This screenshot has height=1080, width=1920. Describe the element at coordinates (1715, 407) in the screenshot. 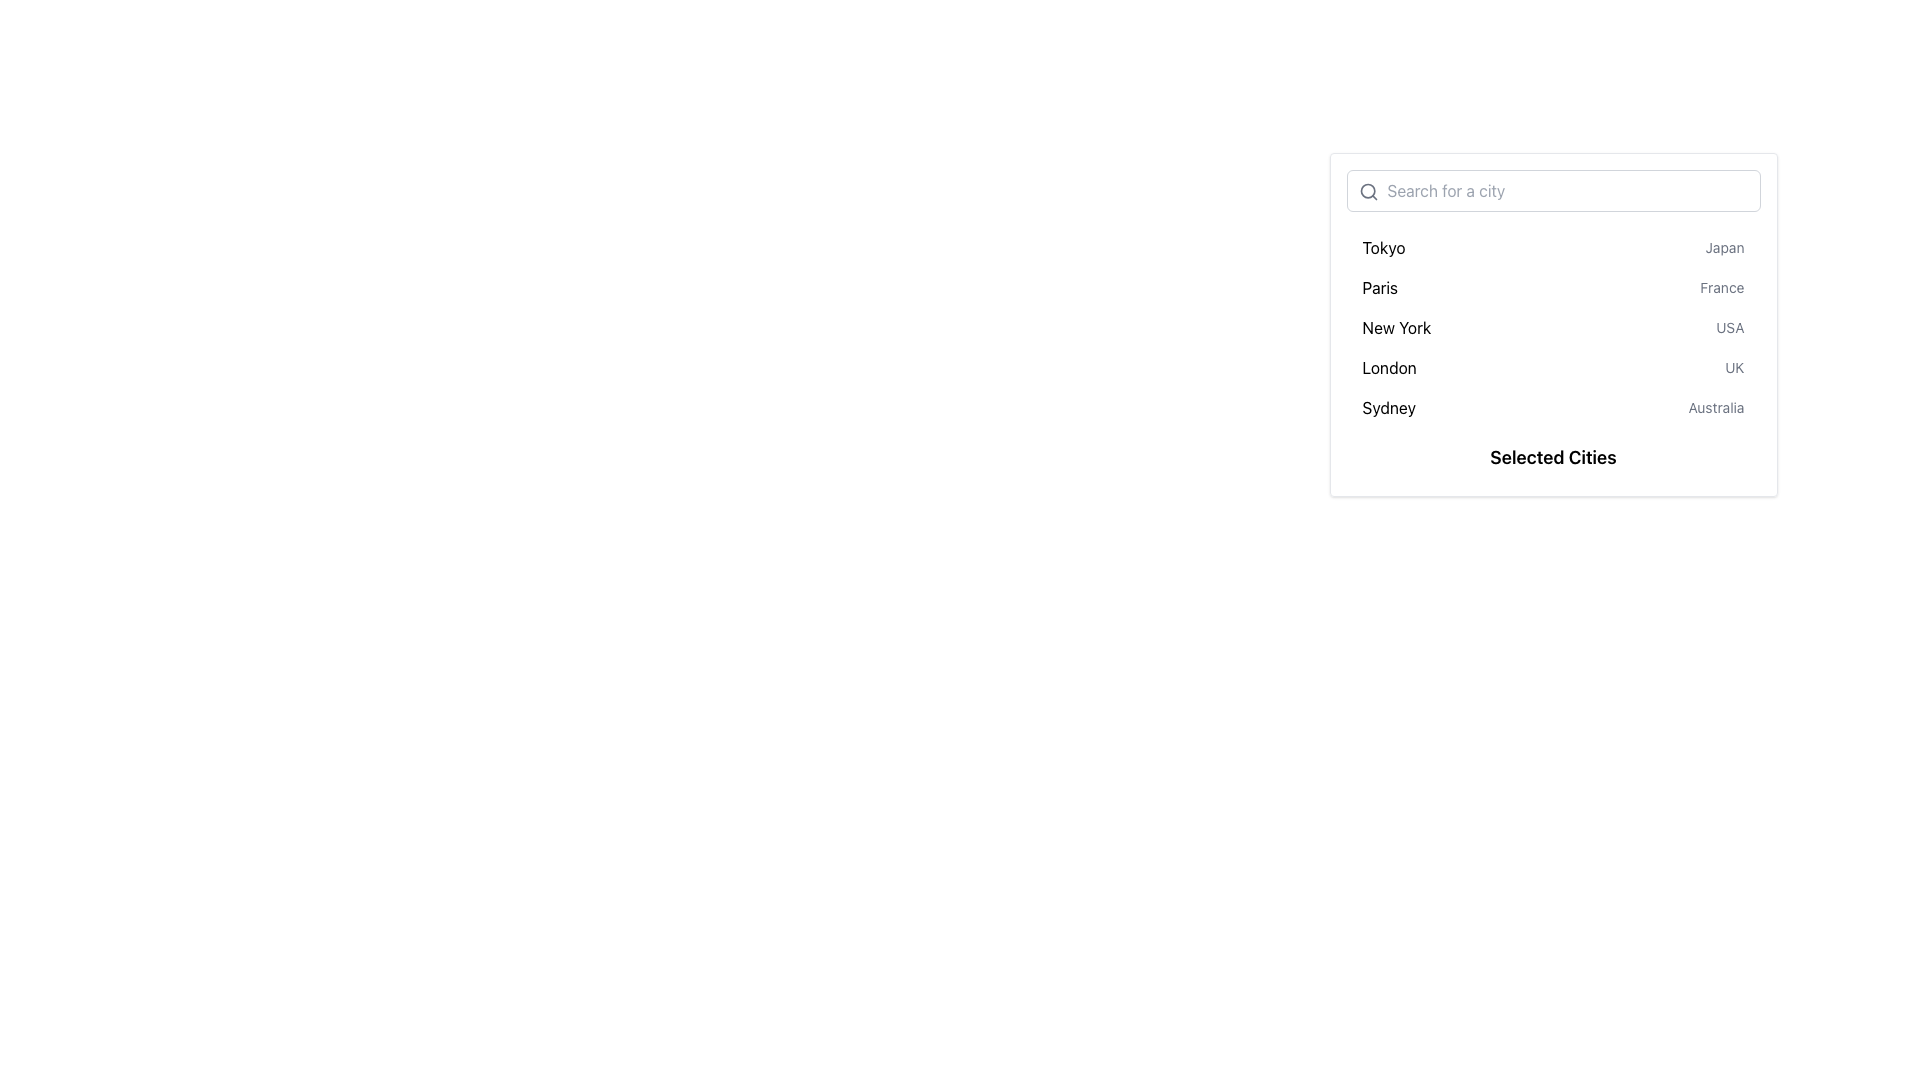

I see `the text label displaying 'Australia' located beside 'Sydney' in the dropdown interface` at that location.